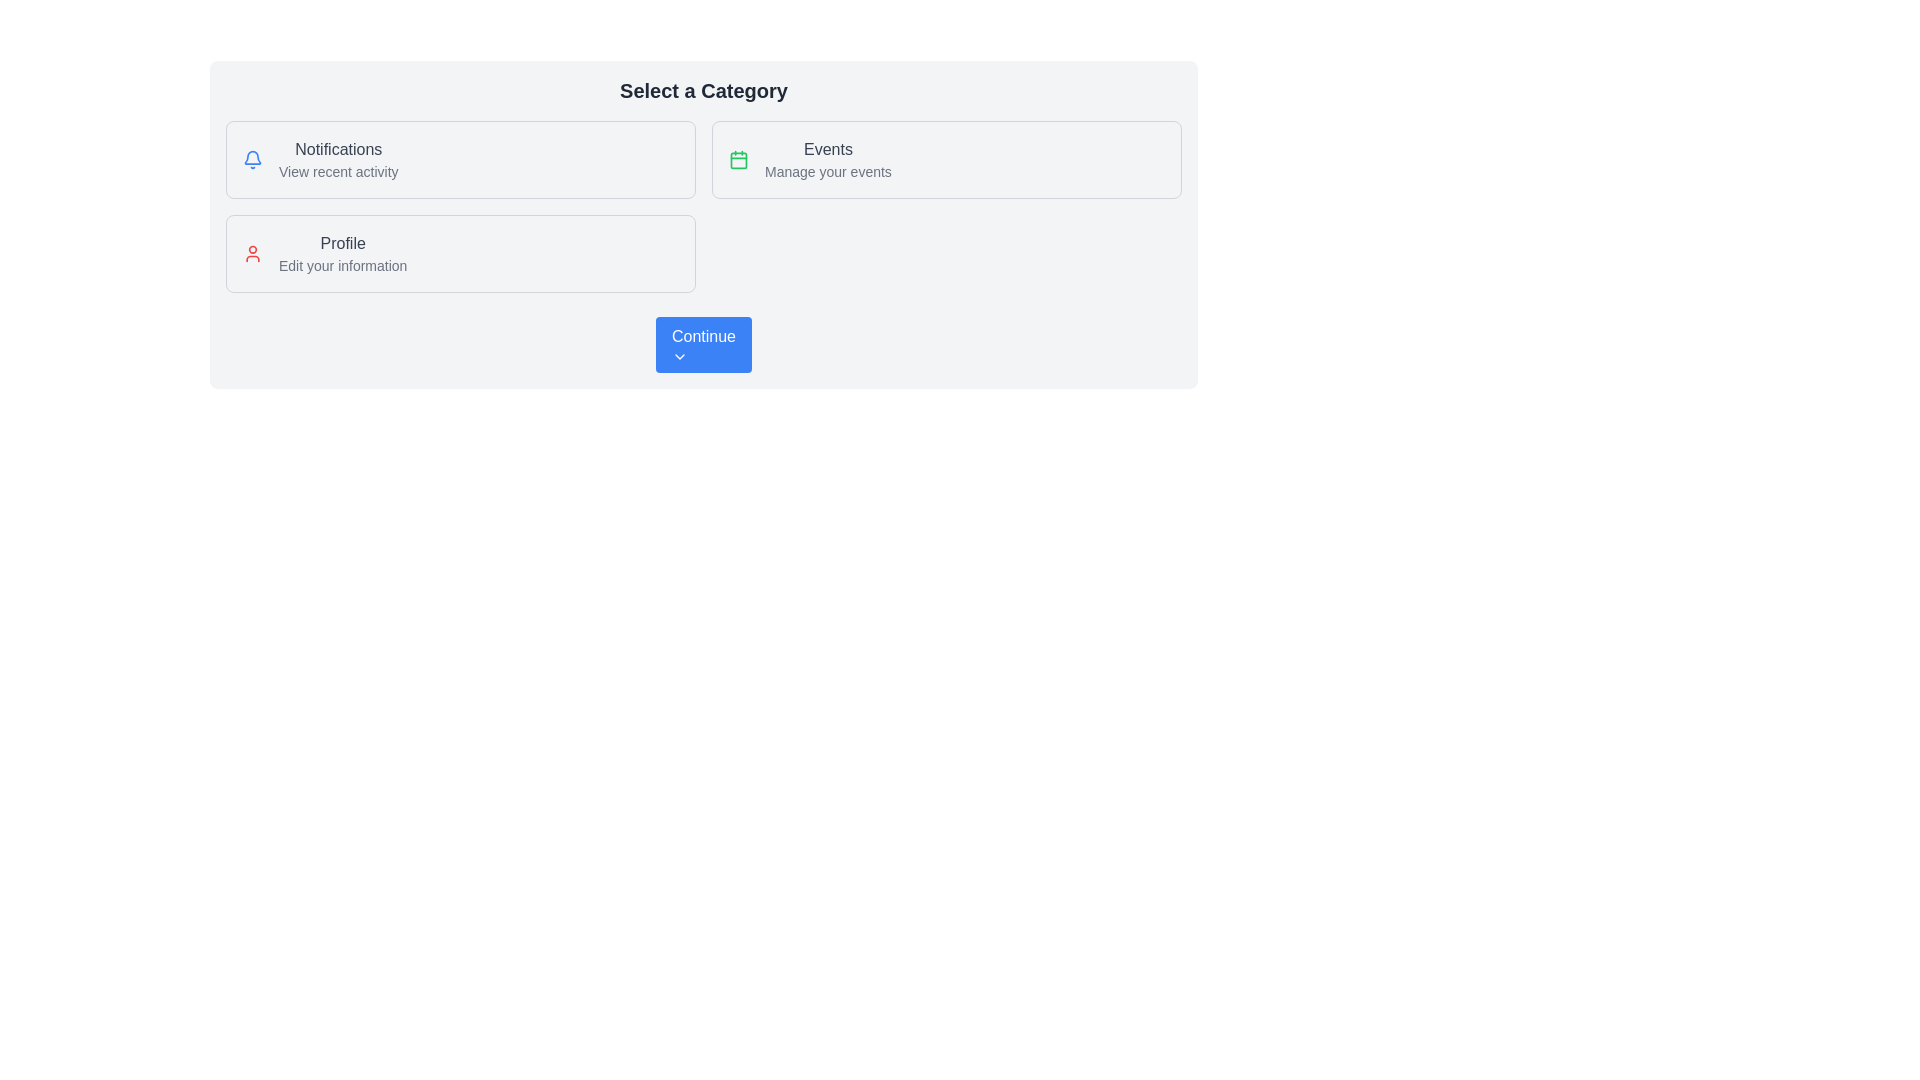 This screenshot has width=1920, height=1080. I want to click on the function of the Chevron-Down icon located on the right side of the 'Continue' button at the bottom of the visible card layout, so click(680, 356).